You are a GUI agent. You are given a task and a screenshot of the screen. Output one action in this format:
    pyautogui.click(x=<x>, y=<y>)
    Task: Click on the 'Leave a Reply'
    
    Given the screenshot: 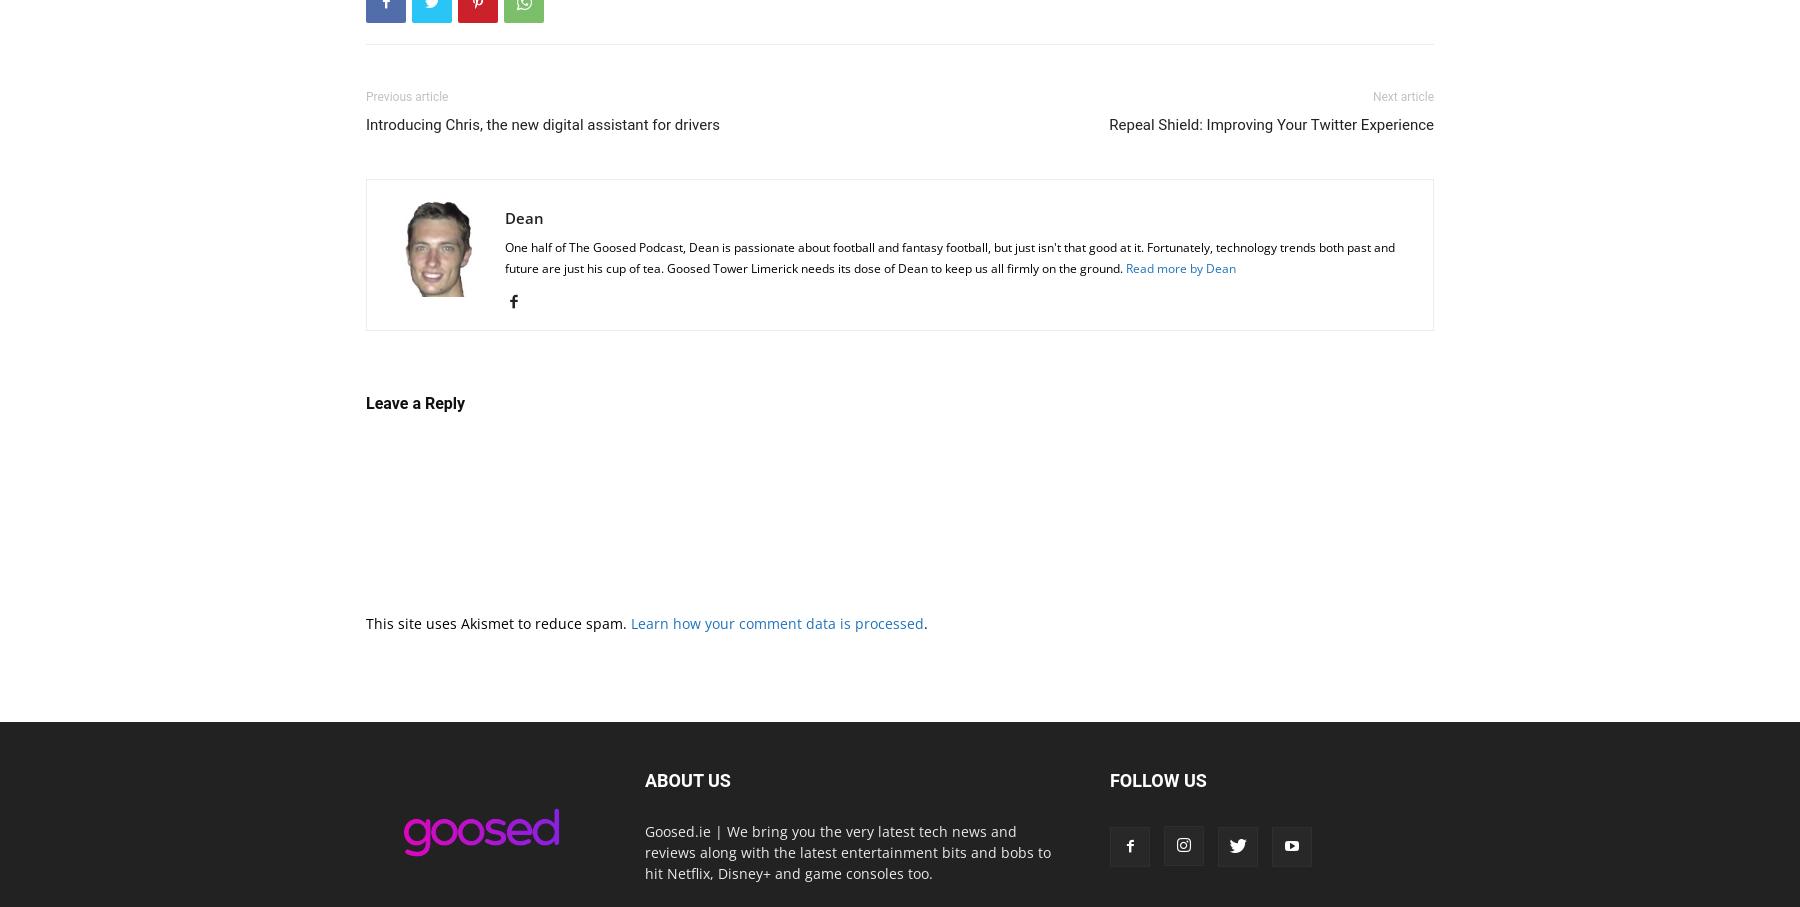 What is the action you would take?
    pyautogui.click(x=415, y=402)
    